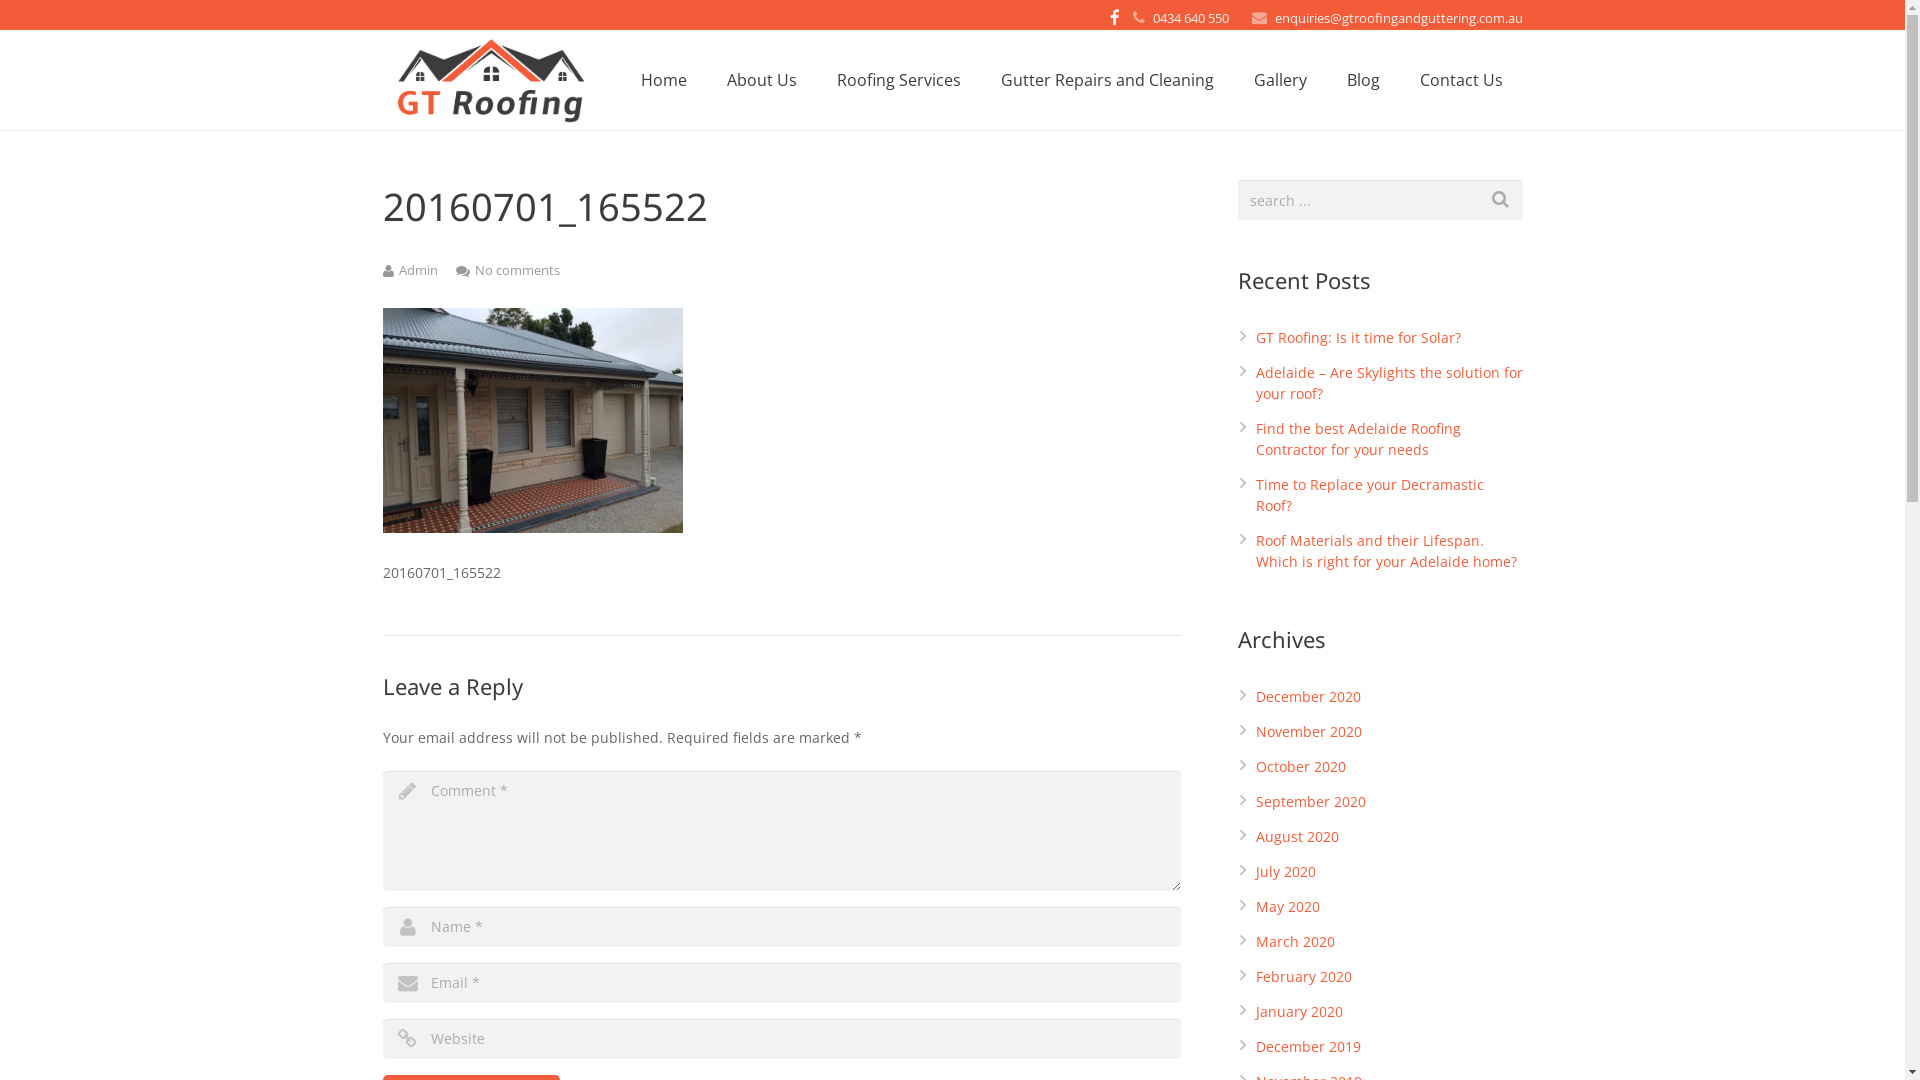 This screenshot has height=1080, width=1920. I want to click on 'July 2020', so click(1286, 870).